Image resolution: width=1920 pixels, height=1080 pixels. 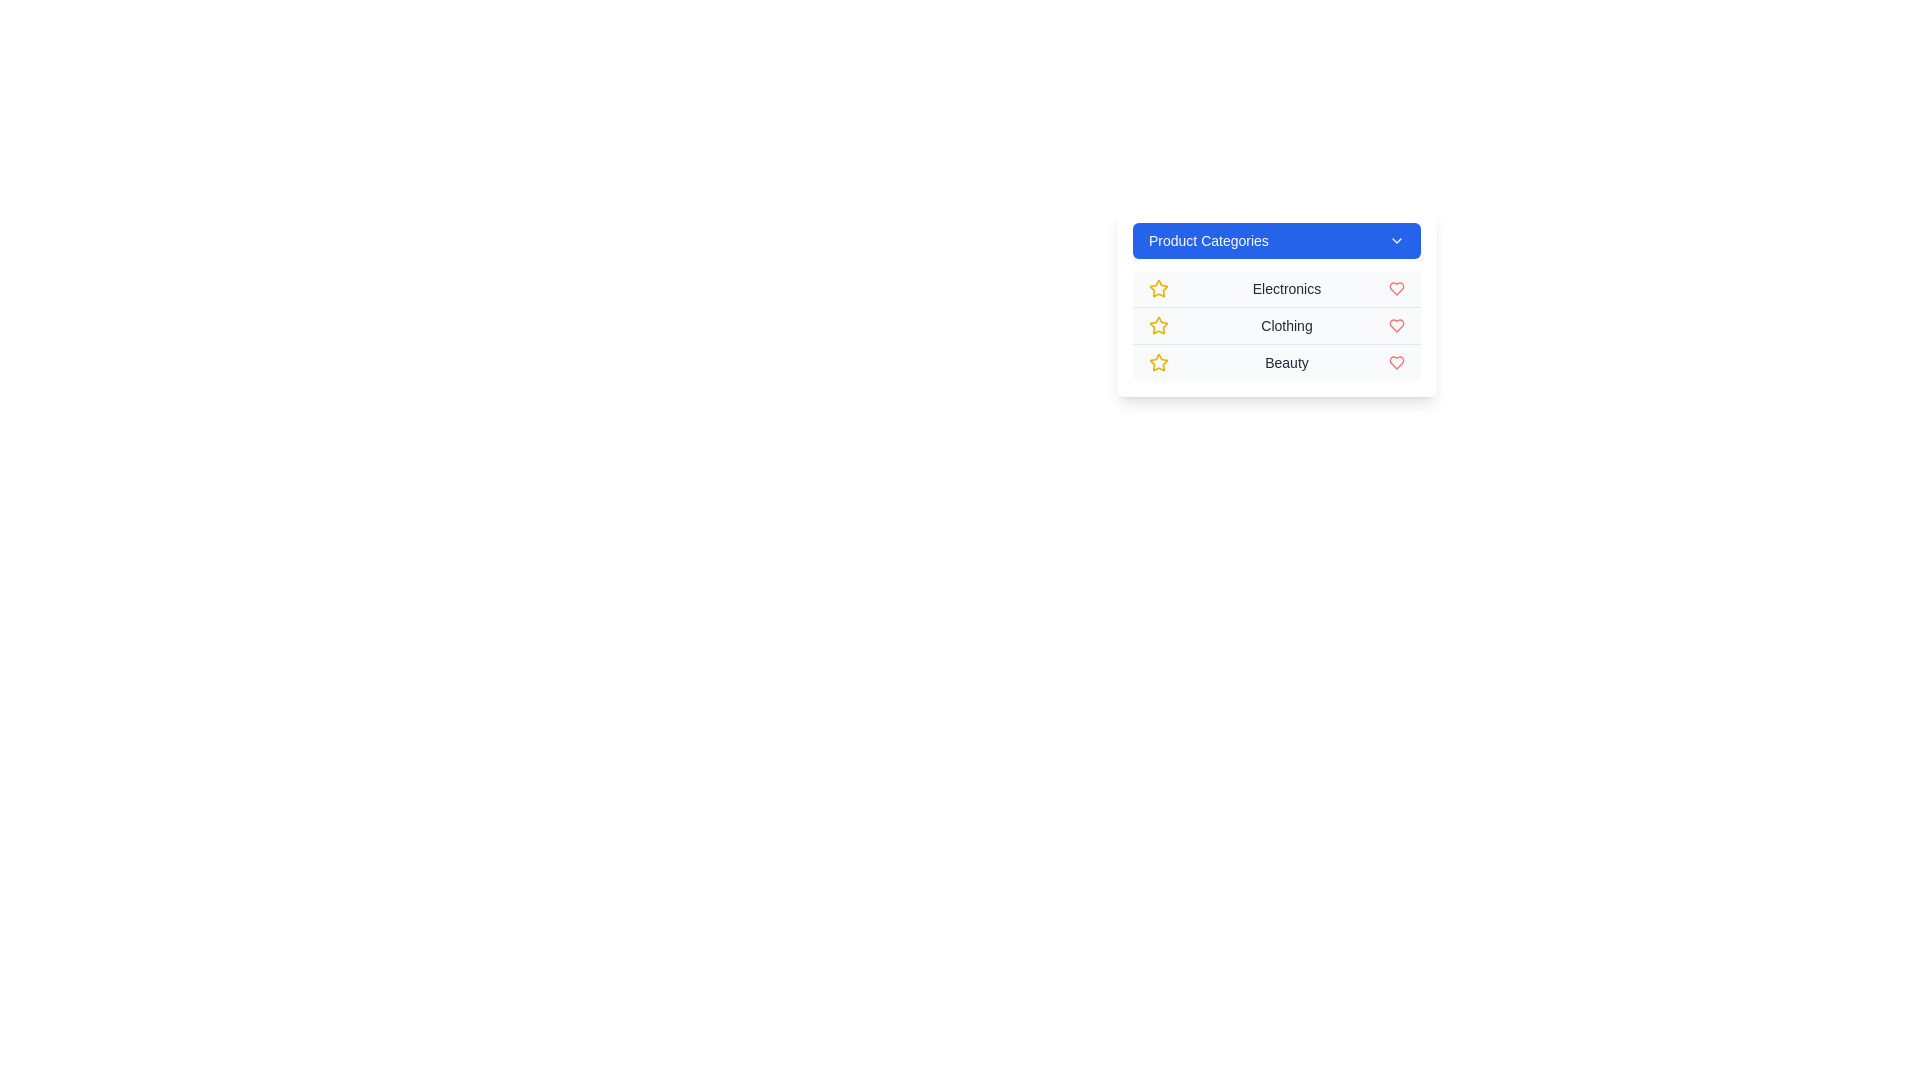 What do you see at coordinates (1158, 362) in the screenshot?
I see `the star icon next to the Beauty category` at bounding box center [1158, 362].